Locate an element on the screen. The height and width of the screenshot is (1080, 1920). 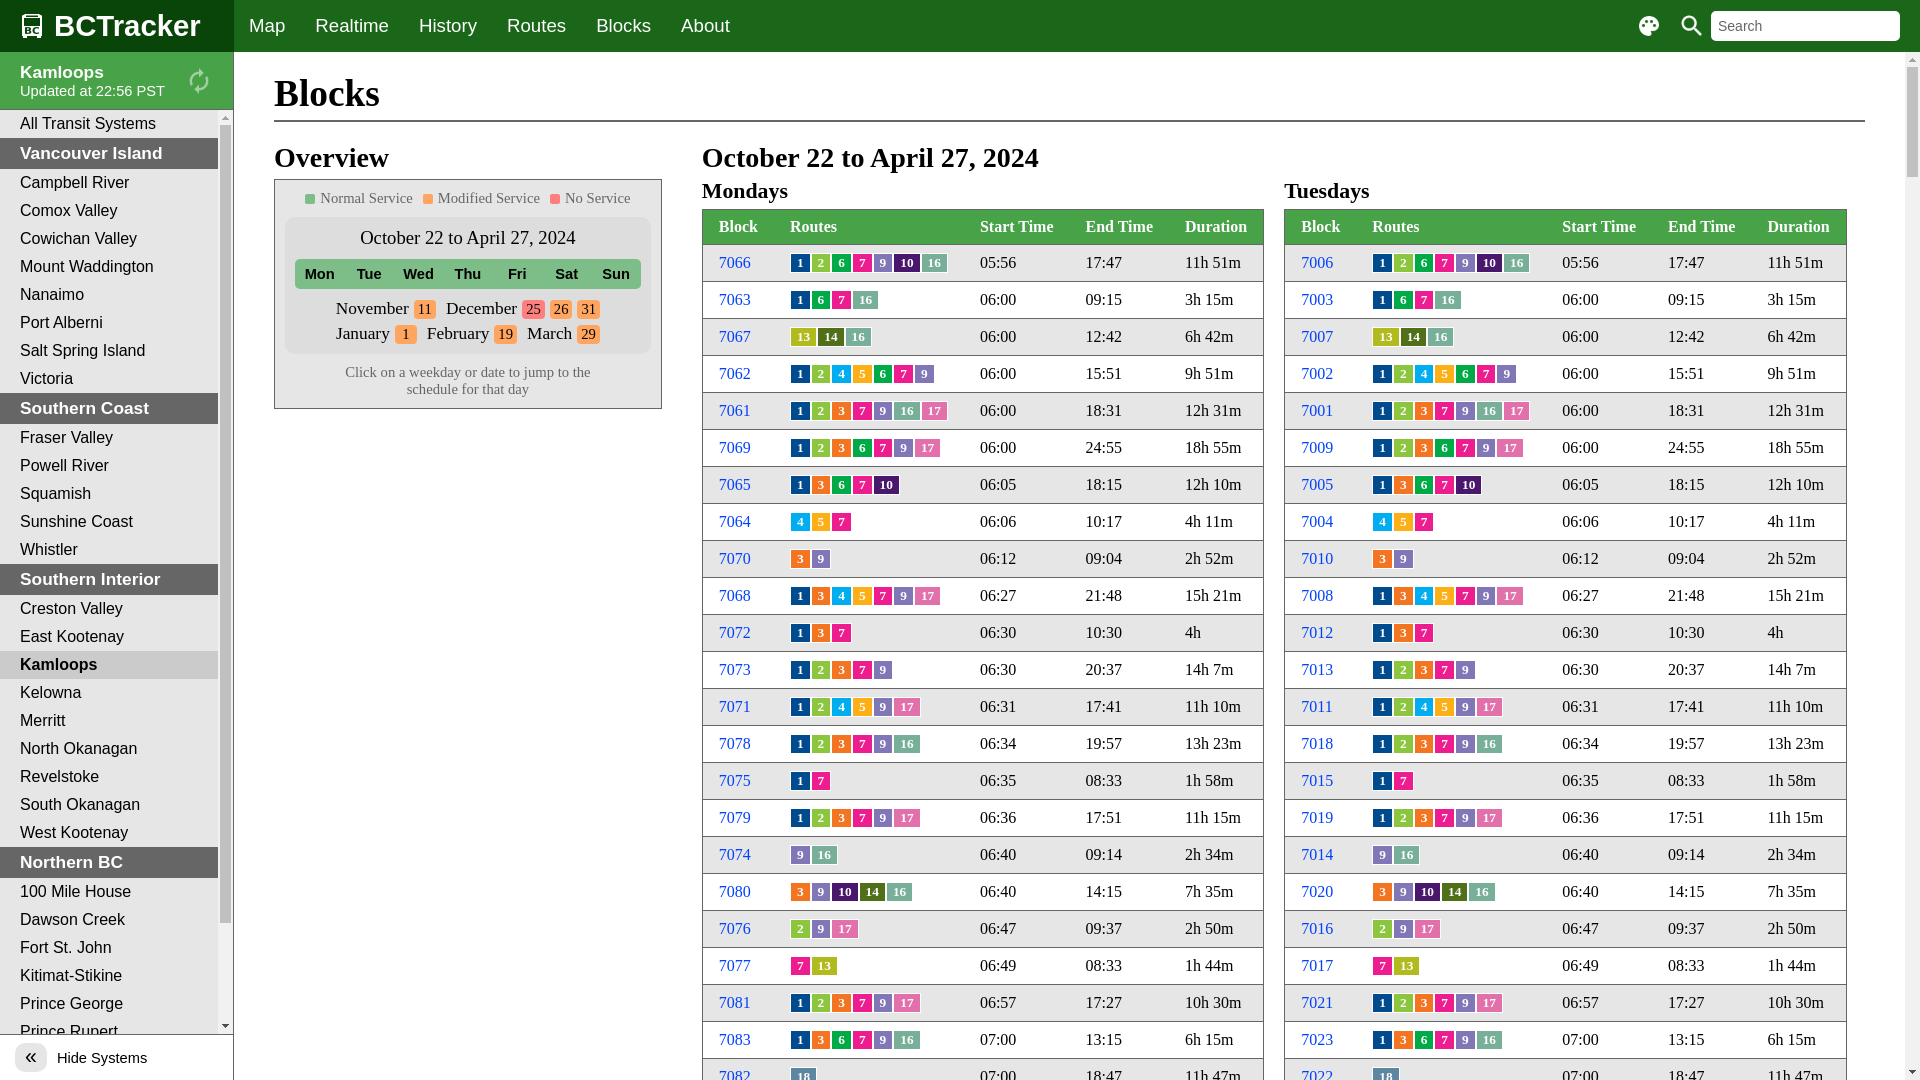
'7' is located at coordinates (841, 632).